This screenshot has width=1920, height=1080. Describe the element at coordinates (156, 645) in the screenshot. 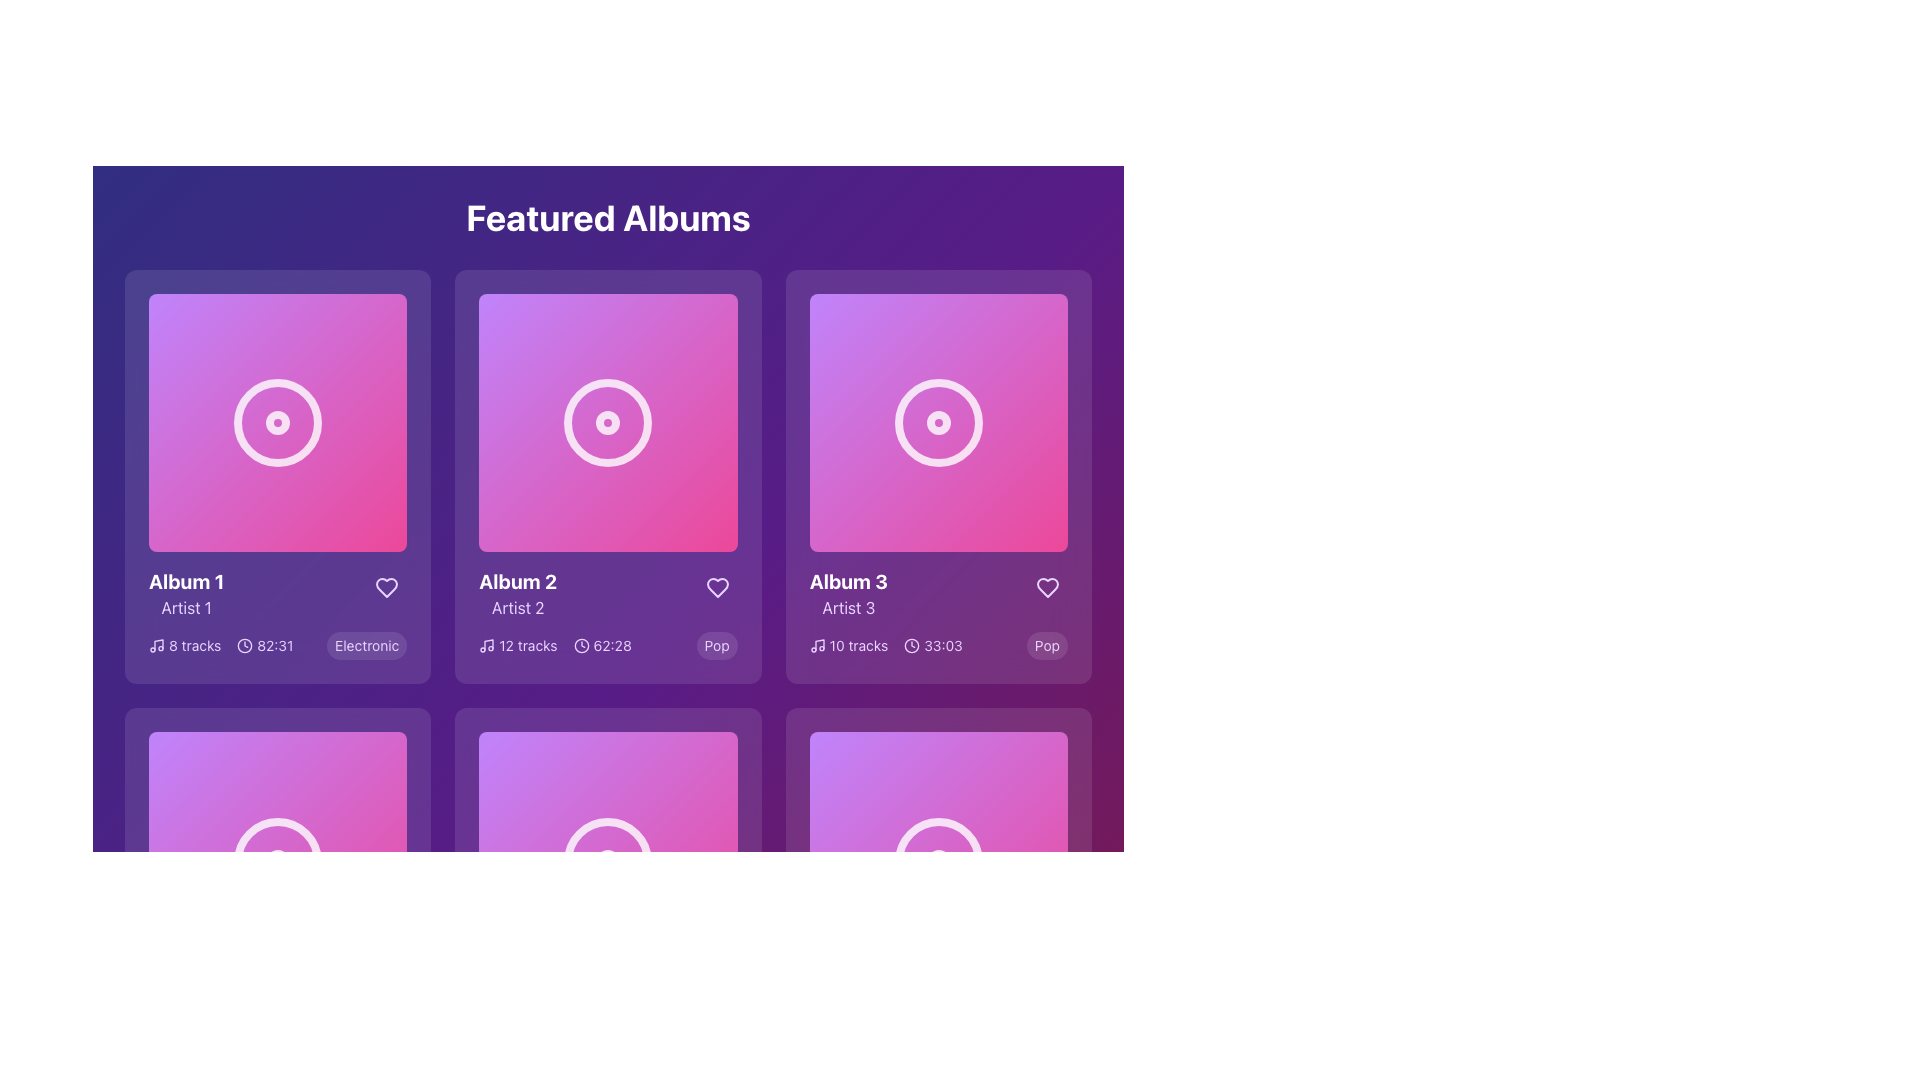

I see `the appearance of the music tracks icon located in the lower-left corner of the 'Album 1' card, adjacent to the text '8 tracks'` at that location.